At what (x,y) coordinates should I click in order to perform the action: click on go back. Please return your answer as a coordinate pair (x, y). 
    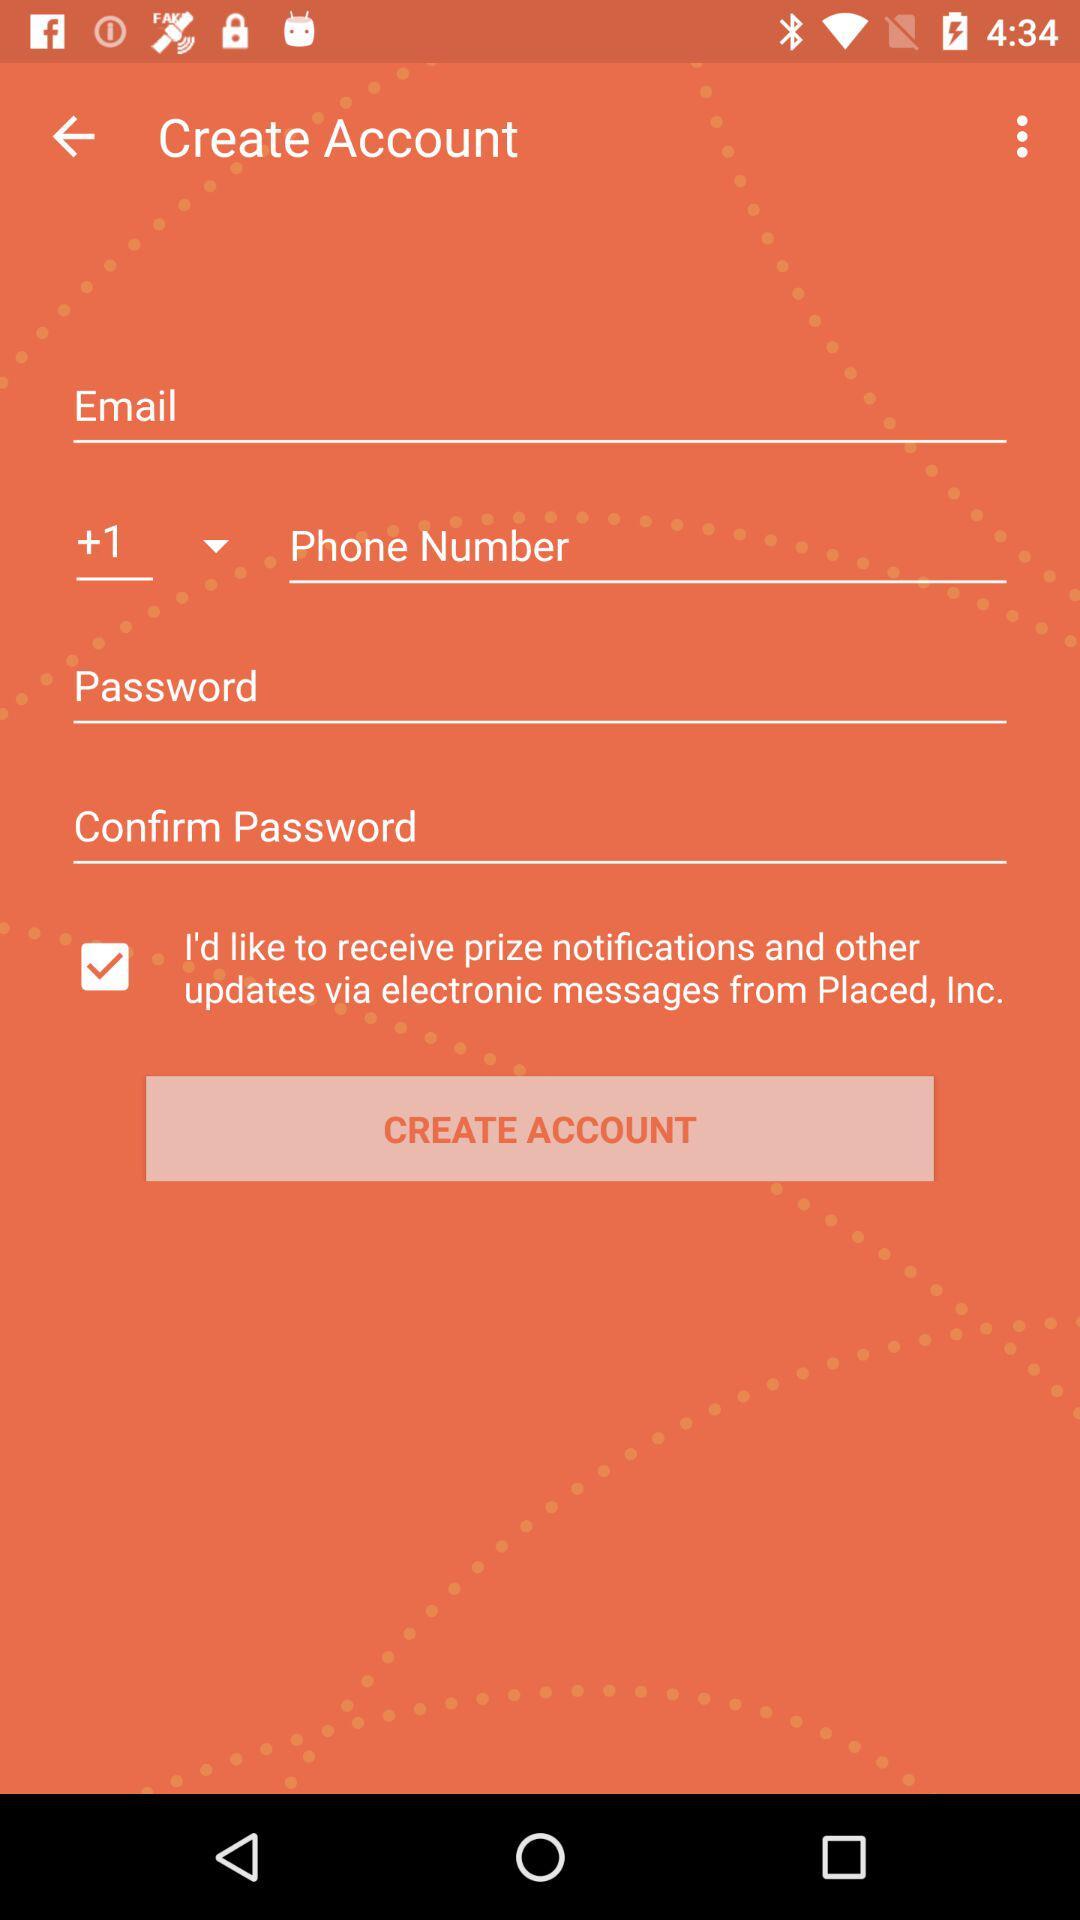
    Looking at the image, I should click on (72, 135).